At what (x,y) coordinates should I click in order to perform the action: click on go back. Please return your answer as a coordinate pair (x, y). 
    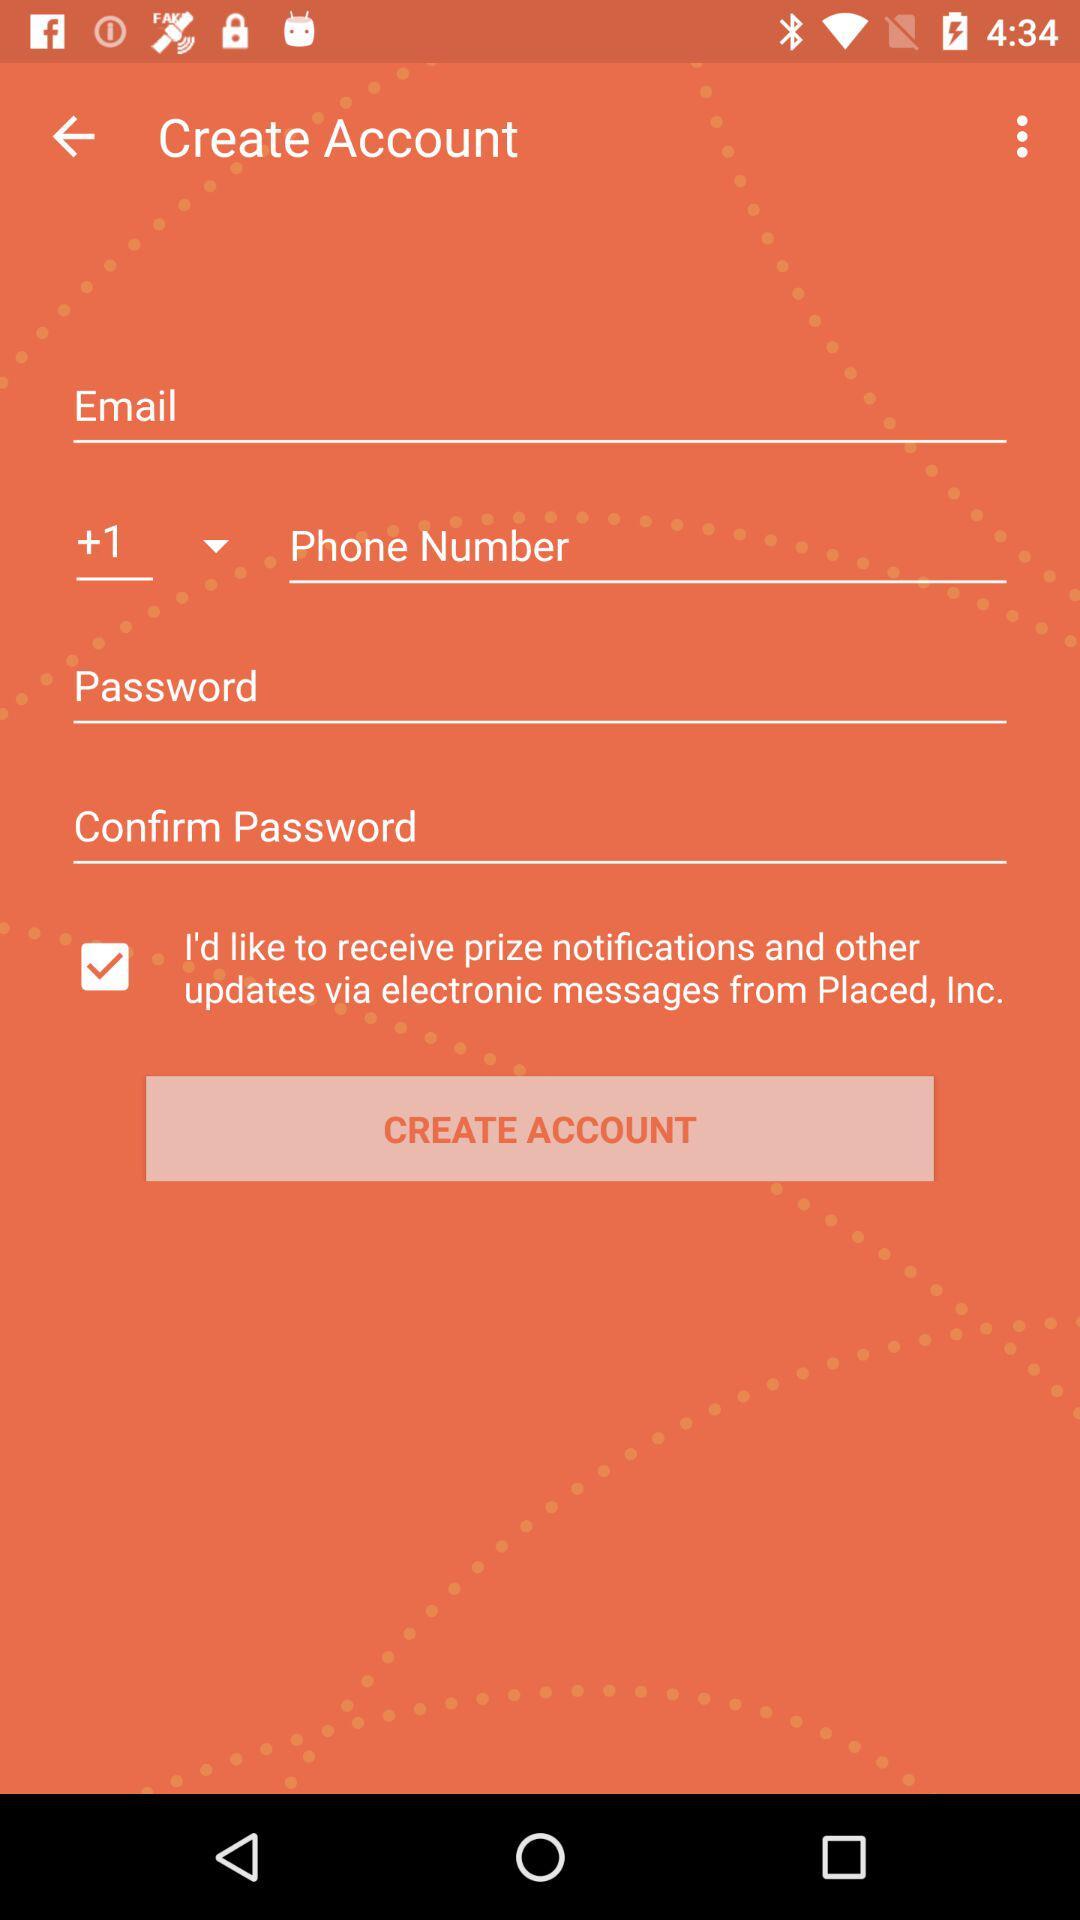
    Looking at the image, I should click on (72, 135).